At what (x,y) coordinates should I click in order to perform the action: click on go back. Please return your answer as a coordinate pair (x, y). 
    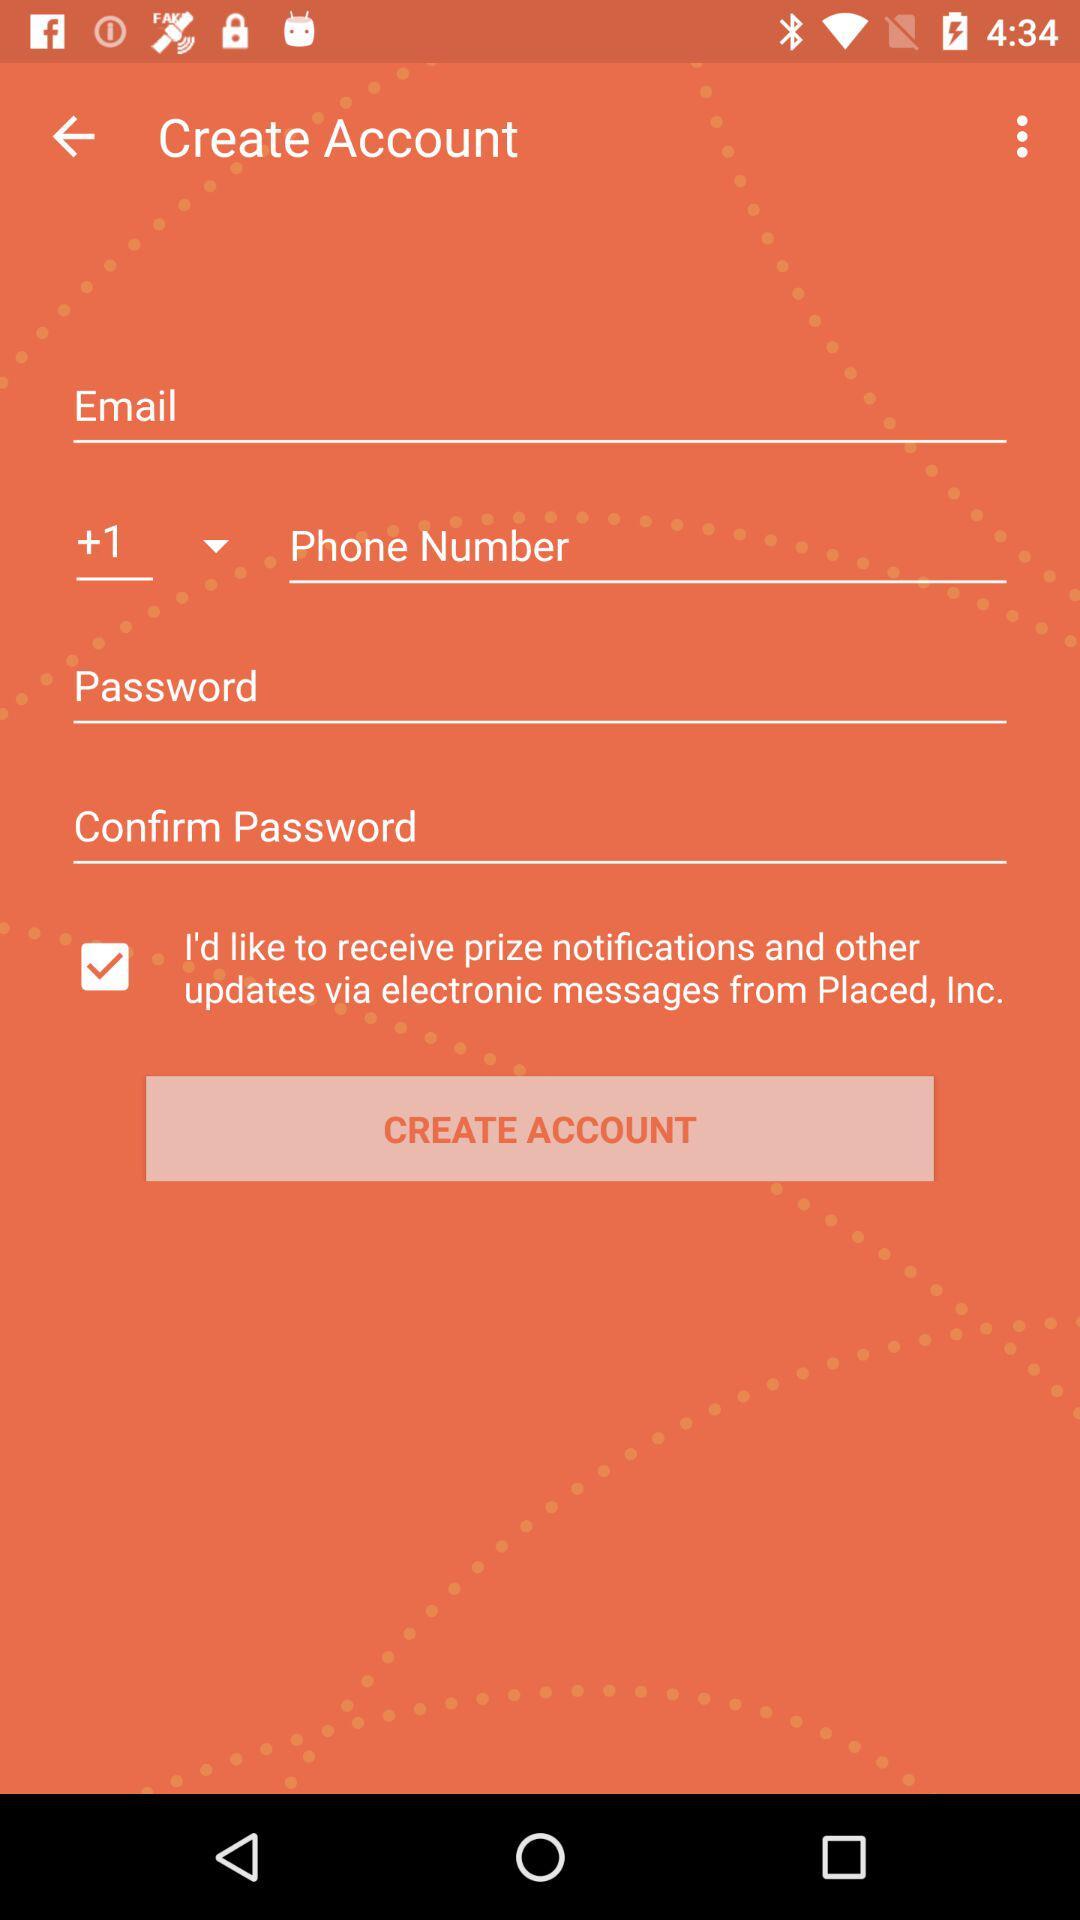
    Looking at the image, I should click on (72, 135).